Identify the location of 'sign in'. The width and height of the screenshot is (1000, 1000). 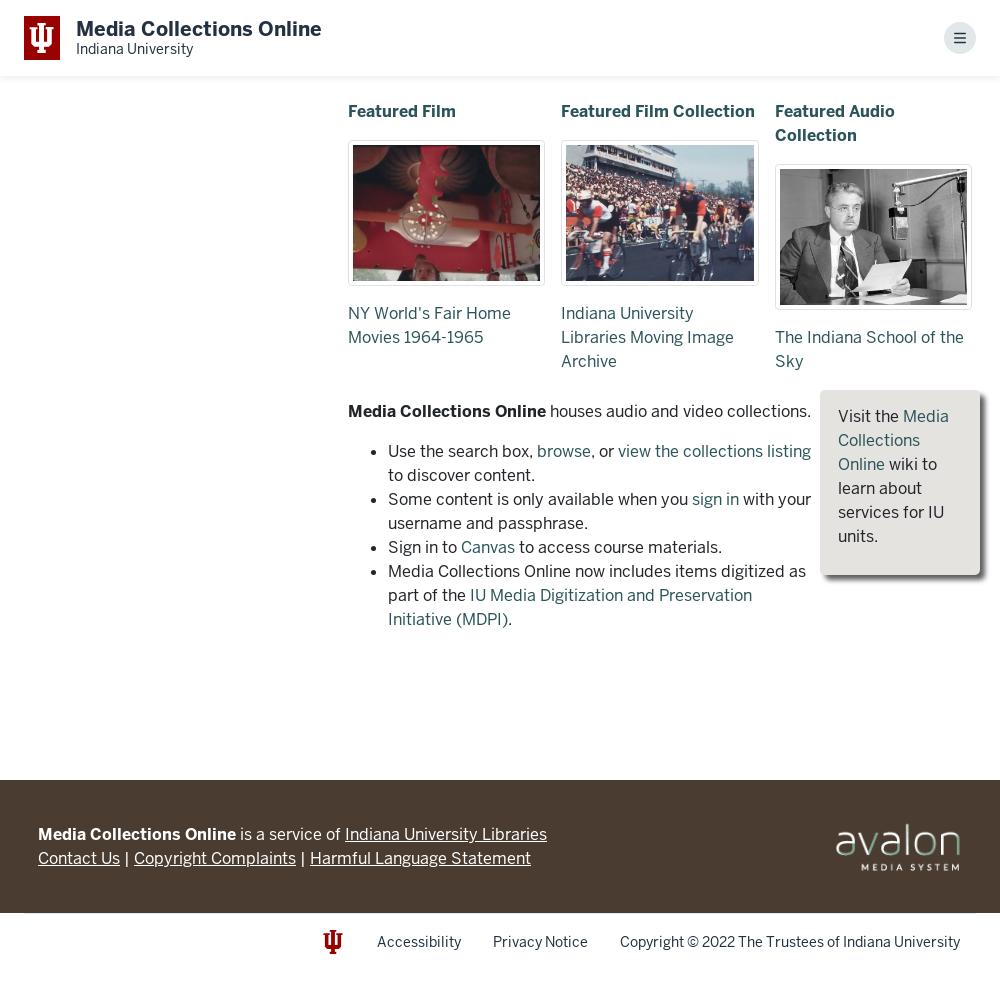
(713, 498).